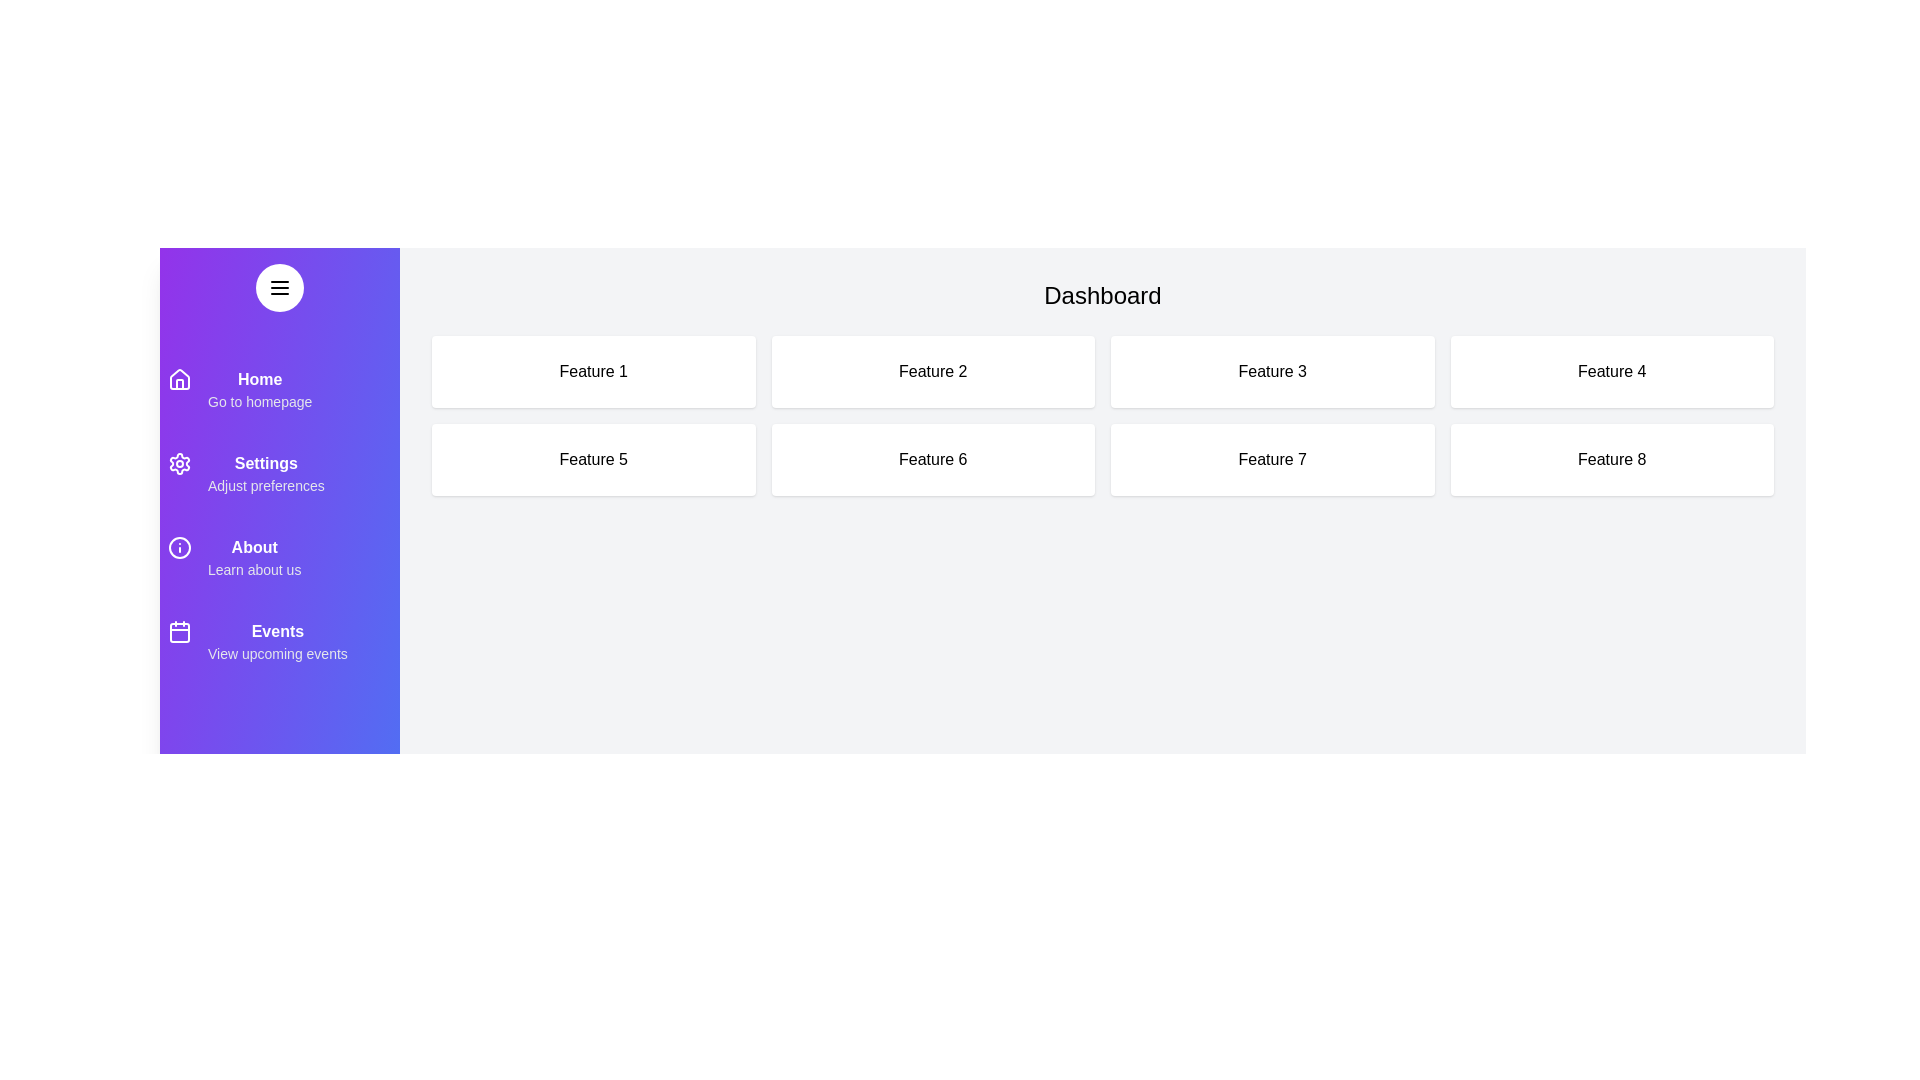 The image size is (1920, 1080). Describe the element at coordinates (278, 389) in the screenshot. I see `the menu item Home` at that location.